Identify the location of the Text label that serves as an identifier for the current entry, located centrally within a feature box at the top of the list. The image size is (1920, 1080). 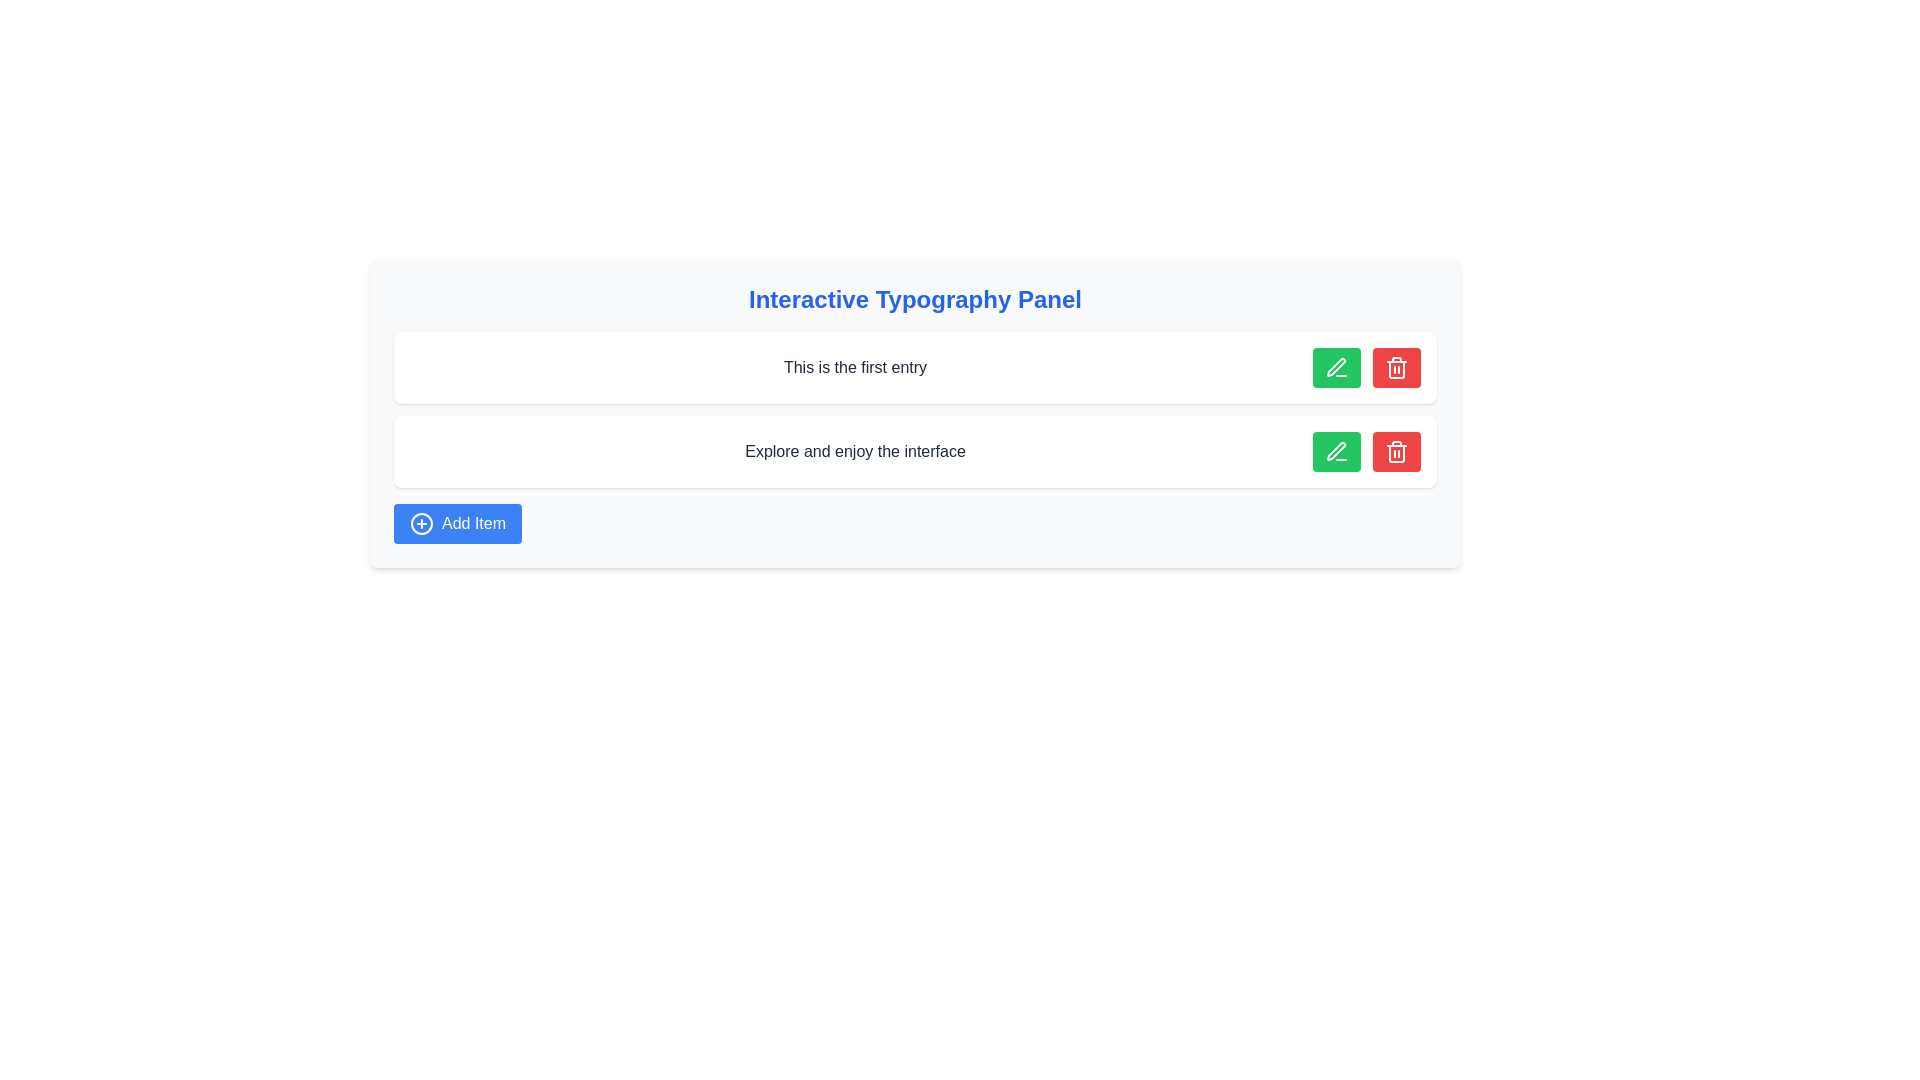
(855, 367).